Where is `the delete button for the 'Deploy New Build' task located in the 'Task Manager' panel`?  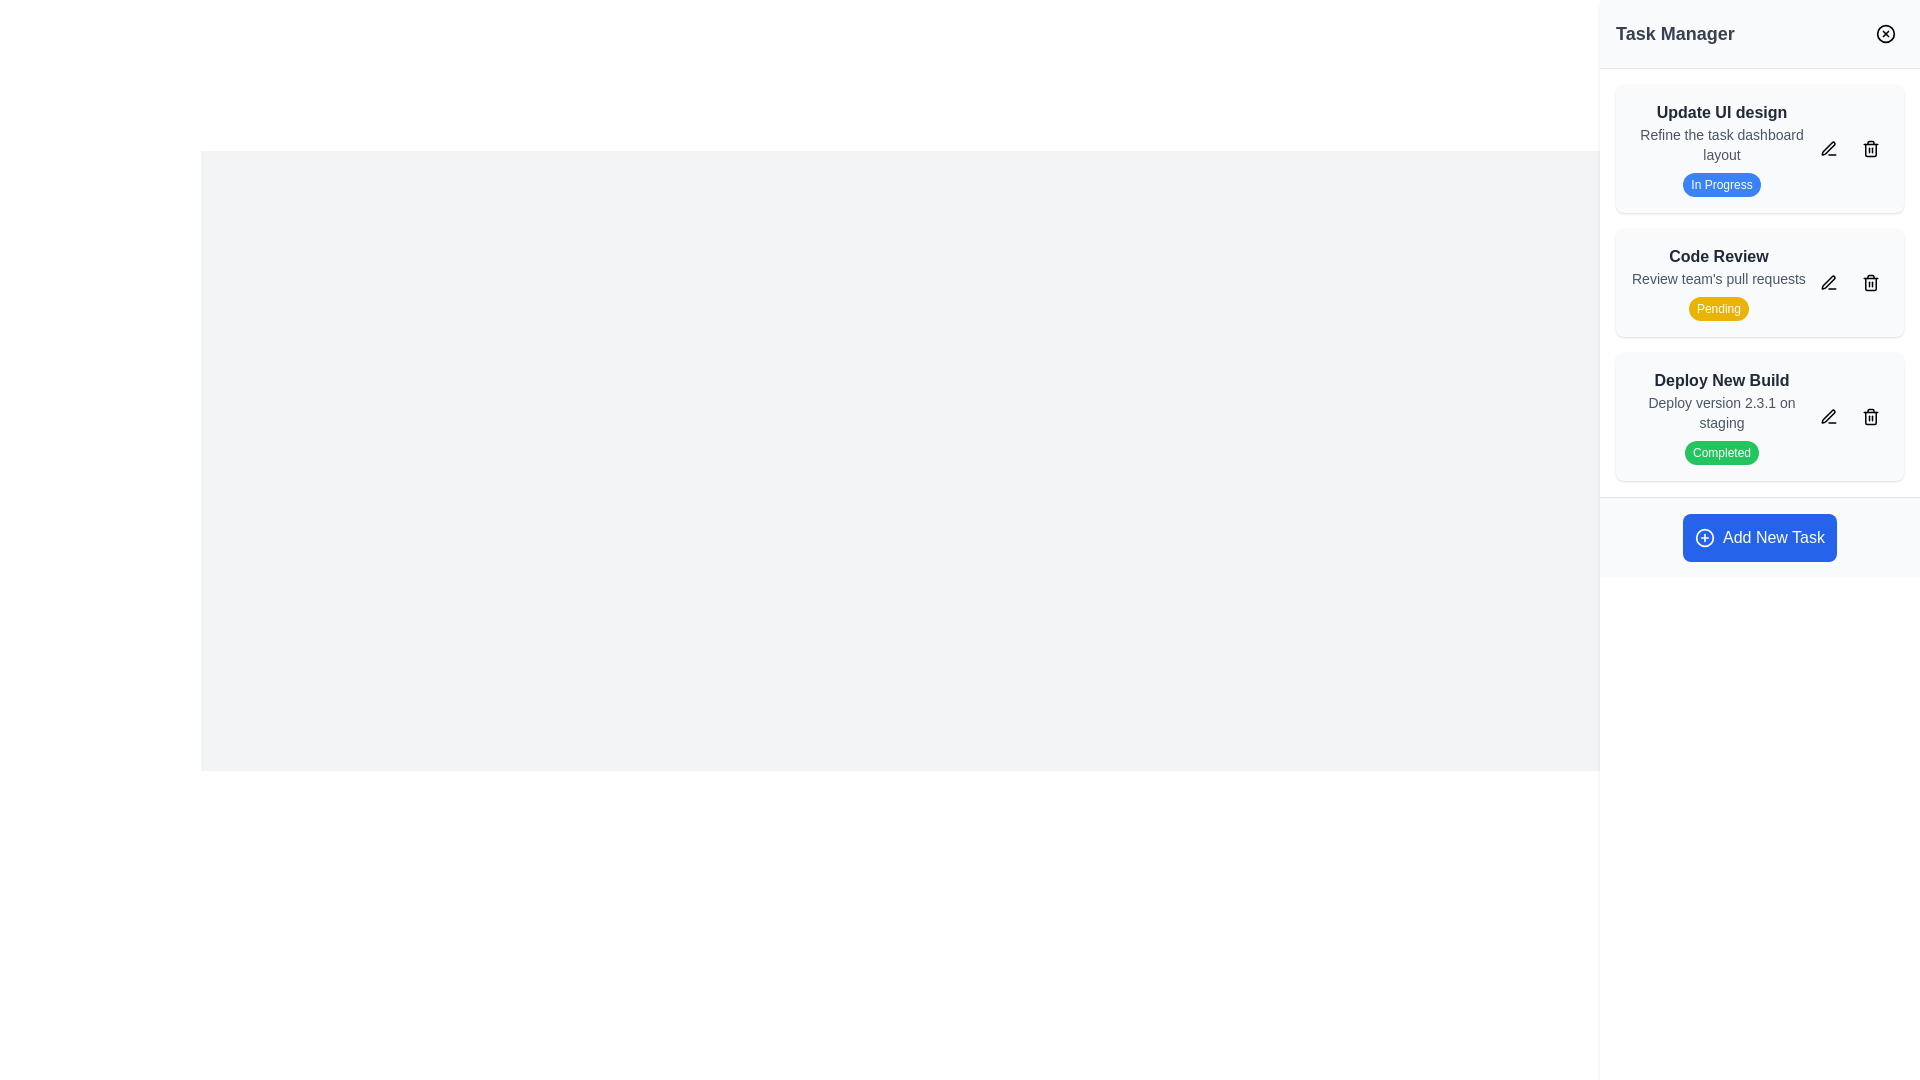 the delete button for the 'Deploy New Build' task located in the 'Task Manager' panel is located at coordinates (1870, 415).